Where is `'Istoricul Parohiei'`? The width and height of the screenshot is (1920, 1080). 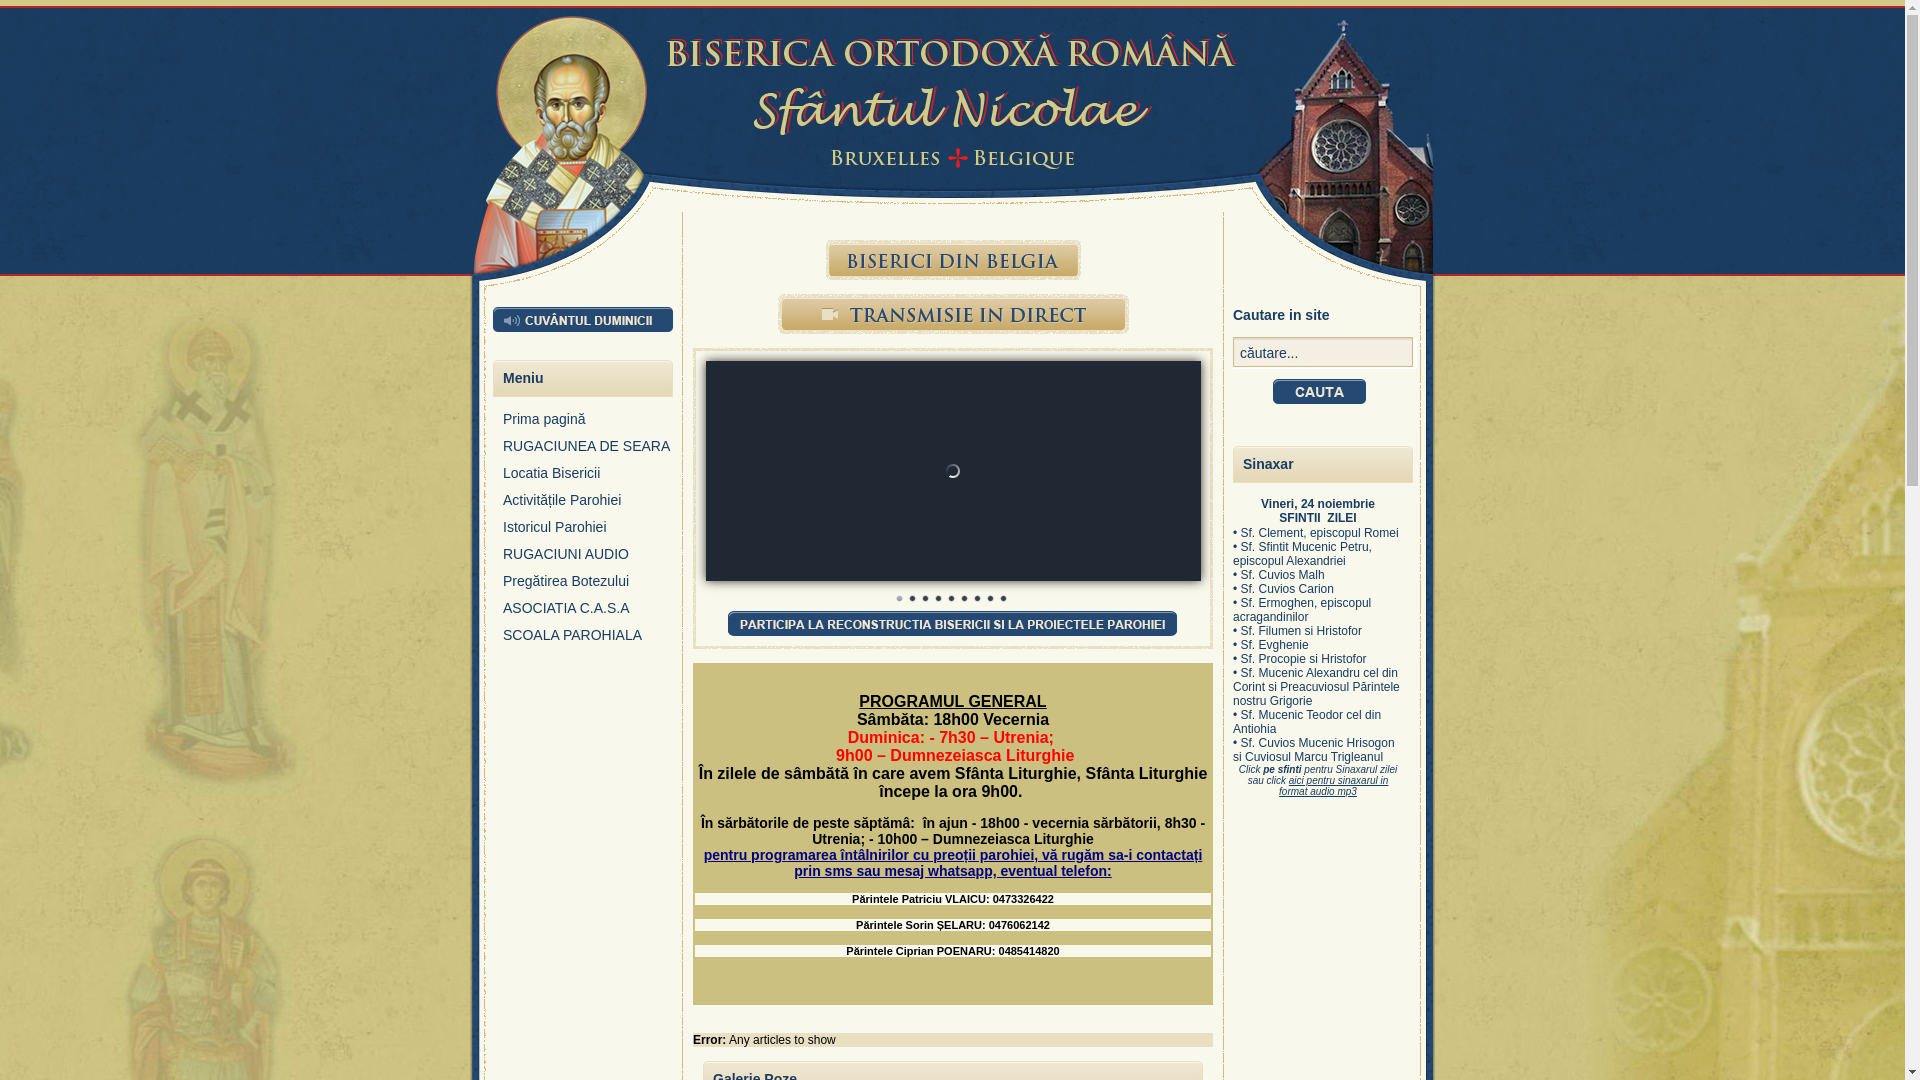
'Istoricul Parohiei' is located at coordinates (587, 531).